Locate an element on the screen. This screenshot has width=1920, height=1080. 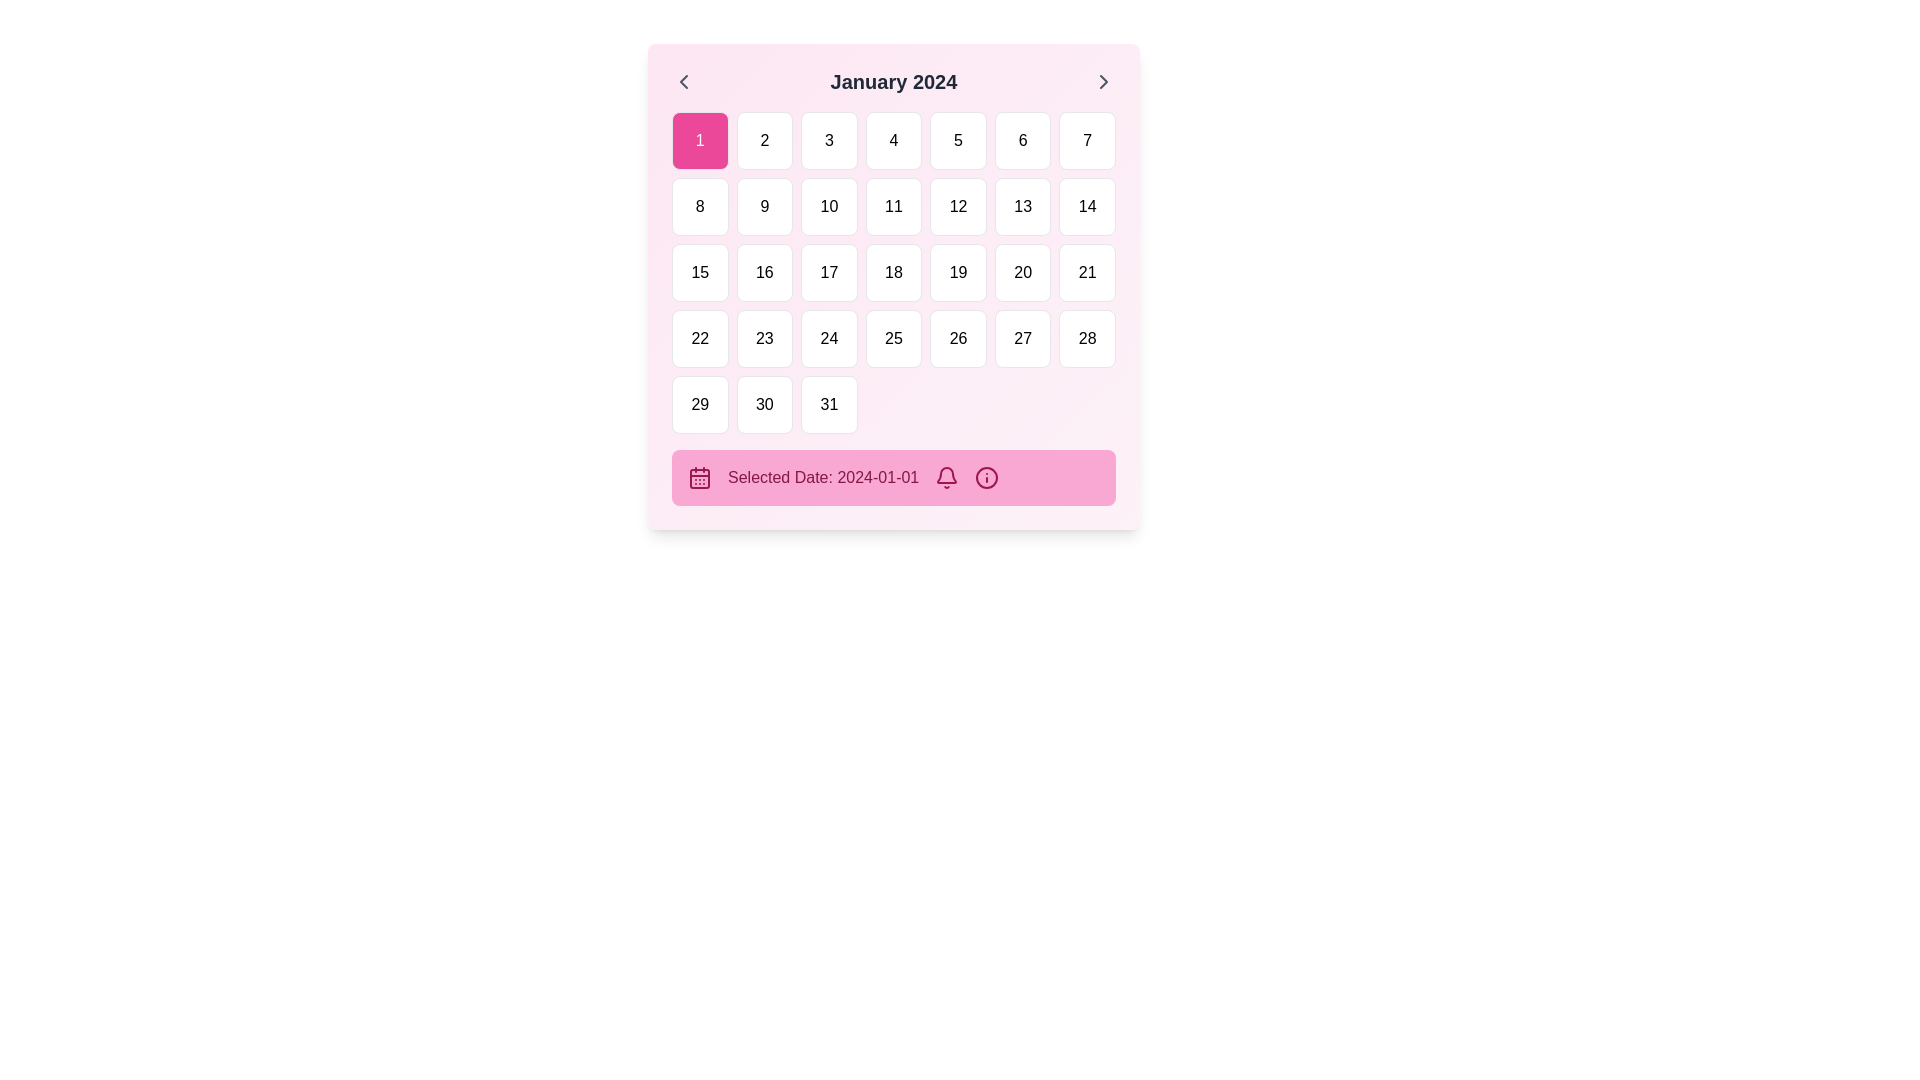
the calendar button representing the date 27th is located at coordinates (1023, 338).